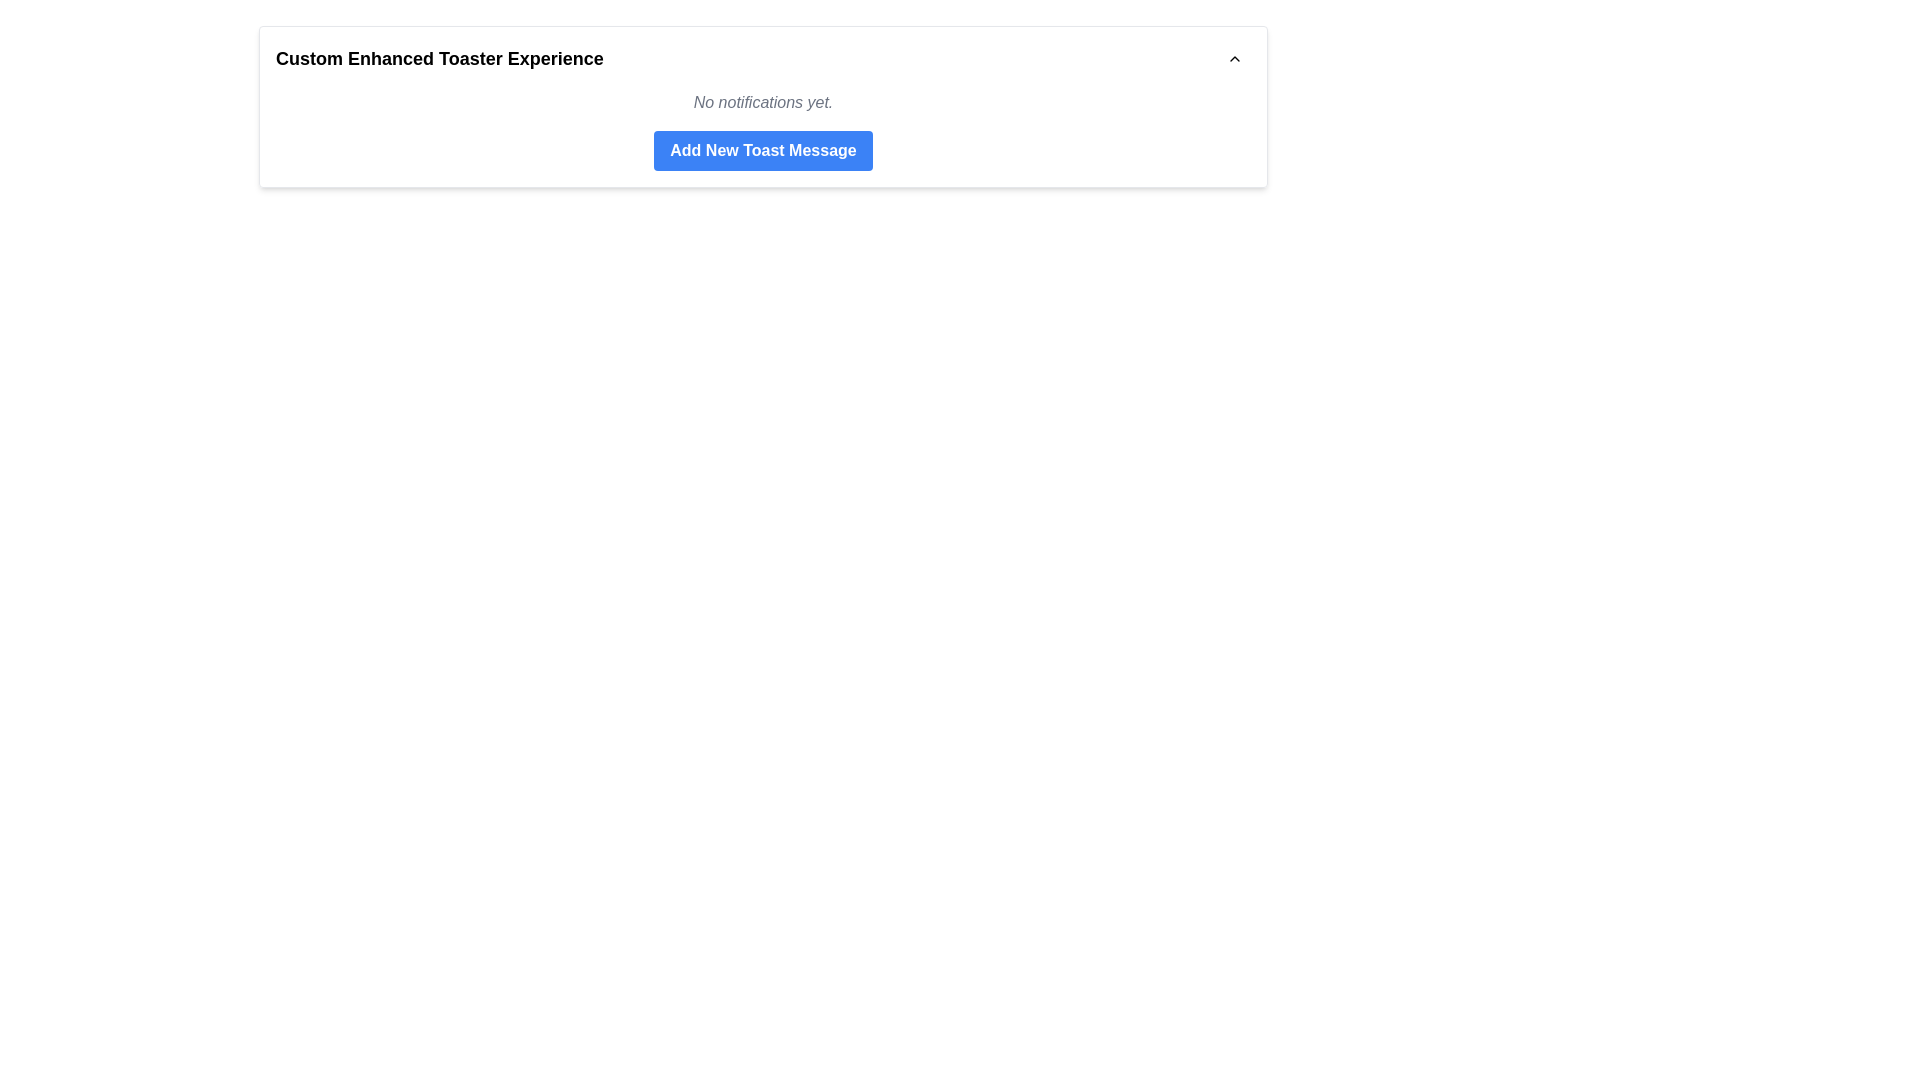  What do you see at coordinates (1233, 57) in the screenshot?
I see `the upward-facing chevron icon contained within the button at the top-right corner of the card to trigger potential tooltip or visual feedback` at bounding box center [1233, 57].